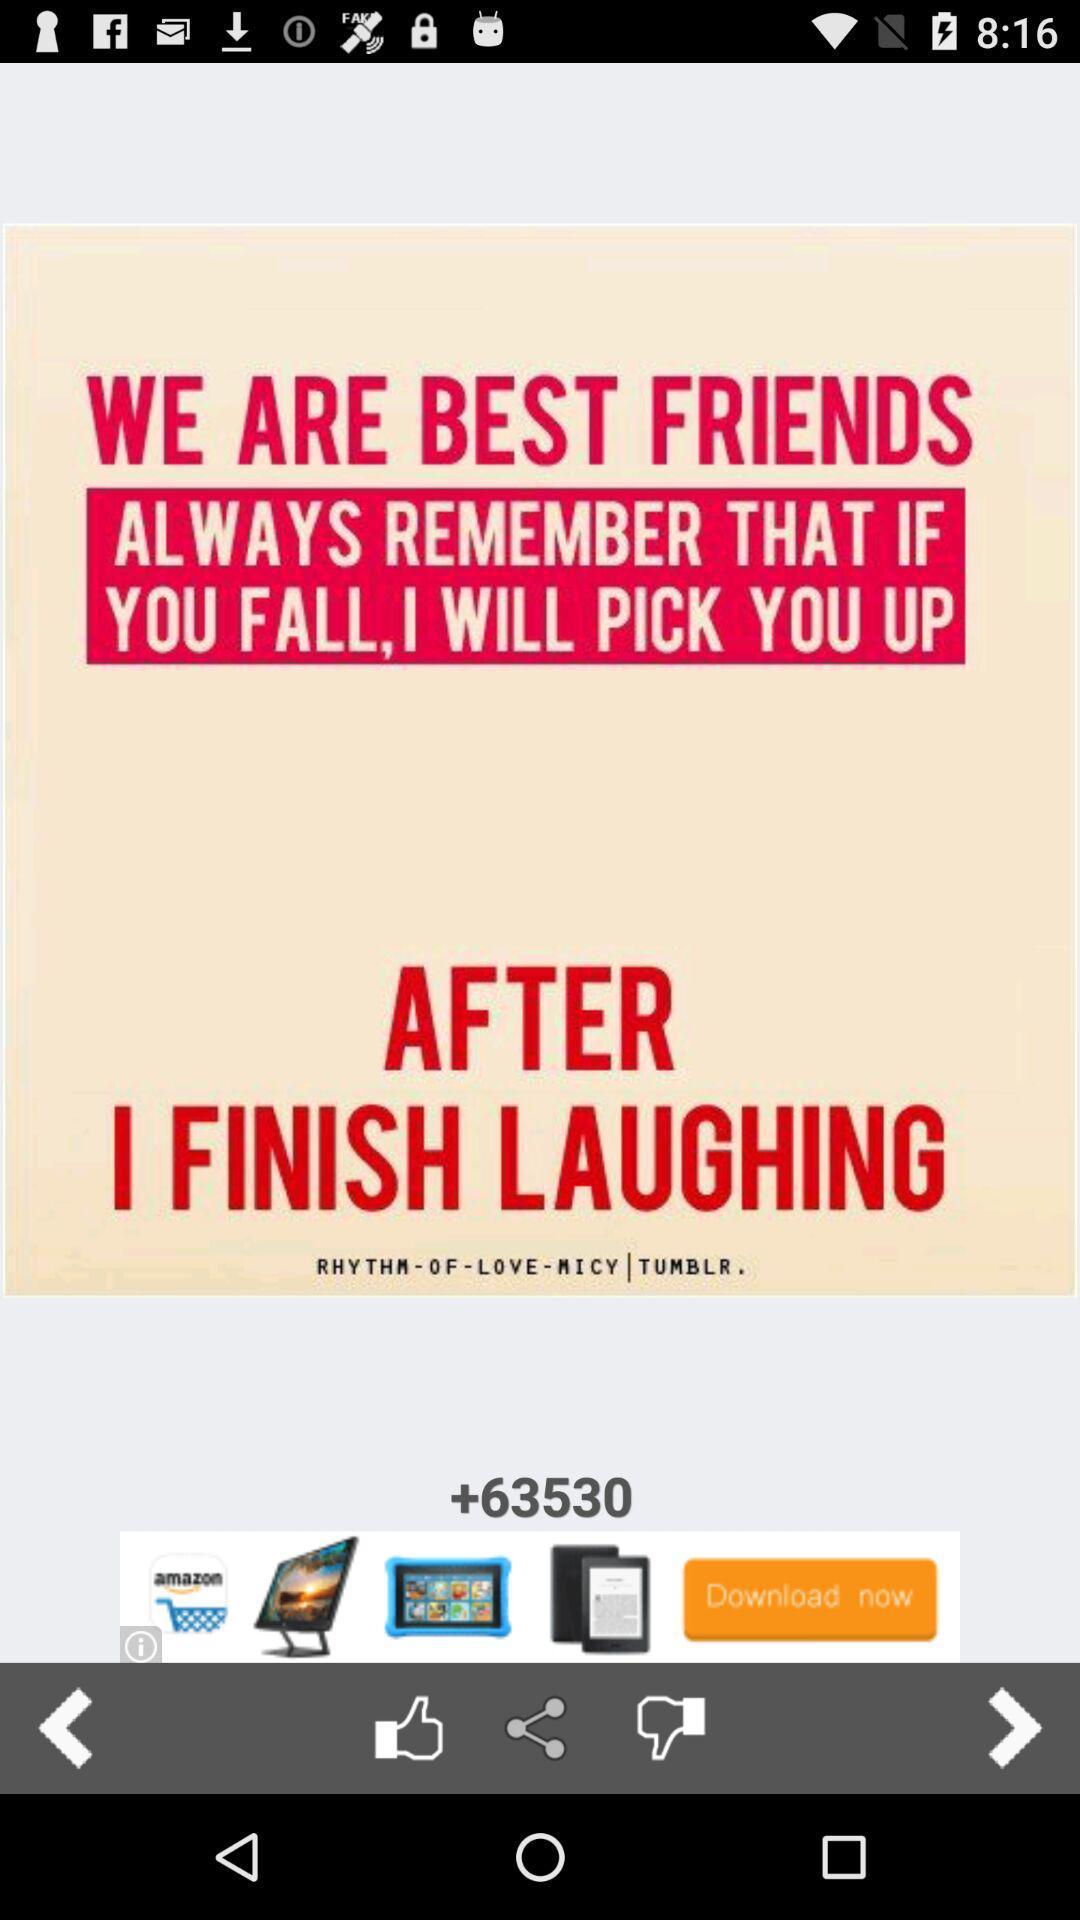  What do you see at coordinates (670, 1727) in the screenshot?
I see `dislike post` at bounding box center [670, 1727].